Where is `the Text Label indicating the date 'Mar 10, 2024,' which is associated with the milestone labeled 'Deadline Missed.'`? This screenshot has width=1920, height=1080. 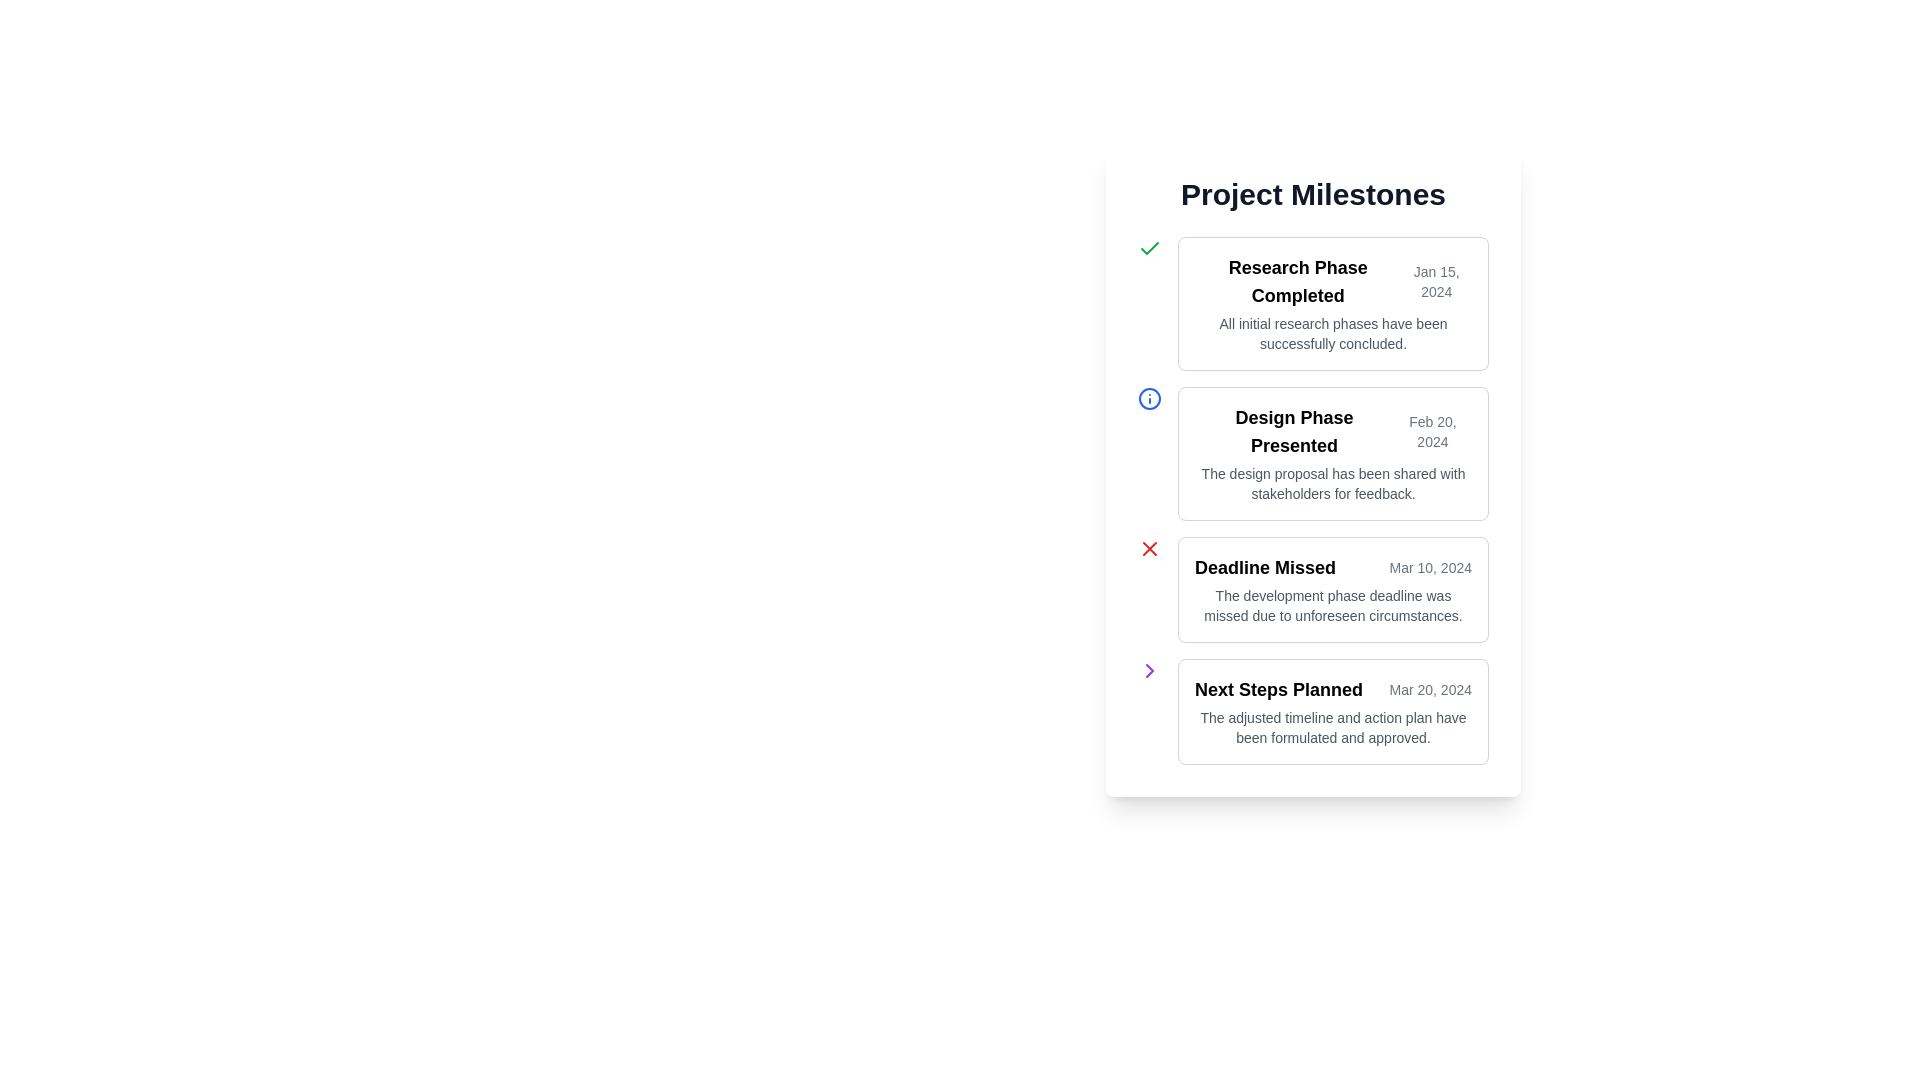
the Text Label indicating the date 'Mar 10, 2024,' which is associated with the milestone labeled 'Deadline Missed.' is located at coordinates (1429, 567).